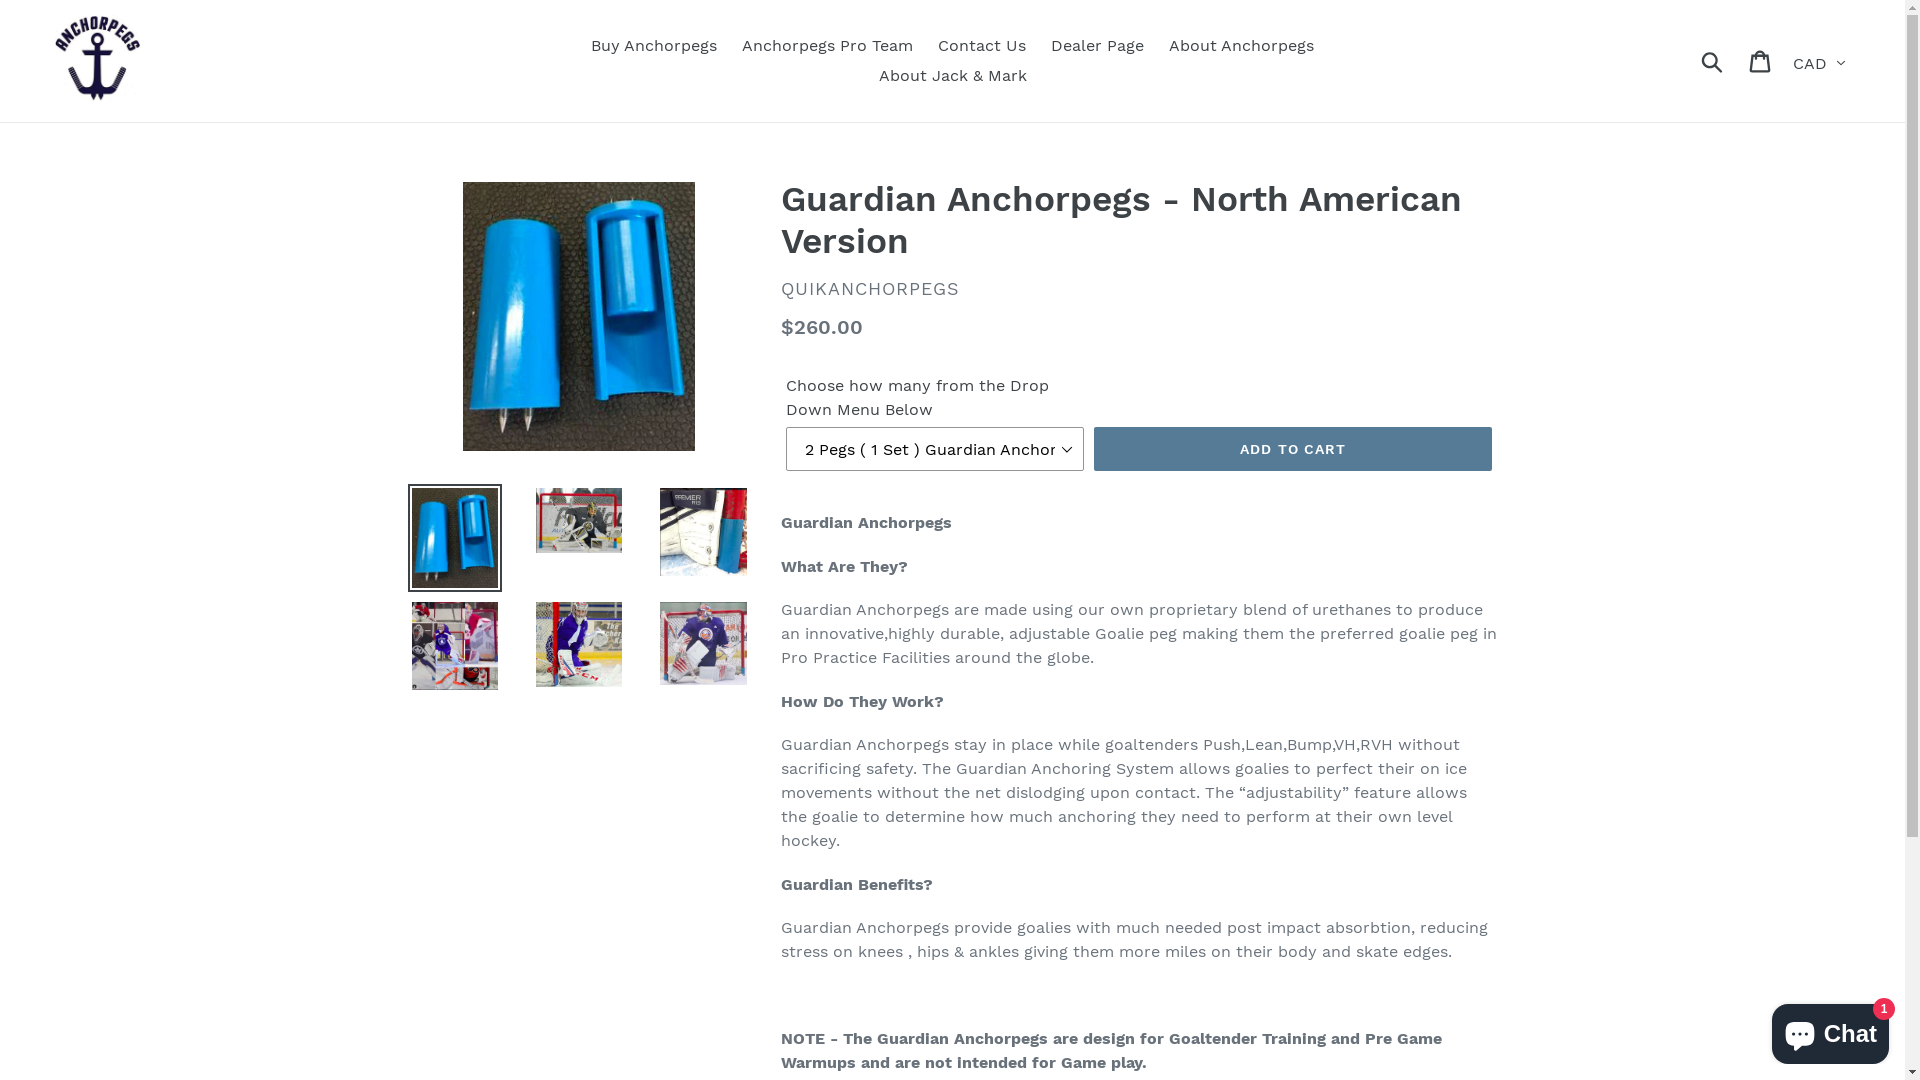 This screenshot has width=1920, height=1080. Describe the element at coordinates (1093, 447) in the screenshot. I see `'ADD TO CART'` at that location.